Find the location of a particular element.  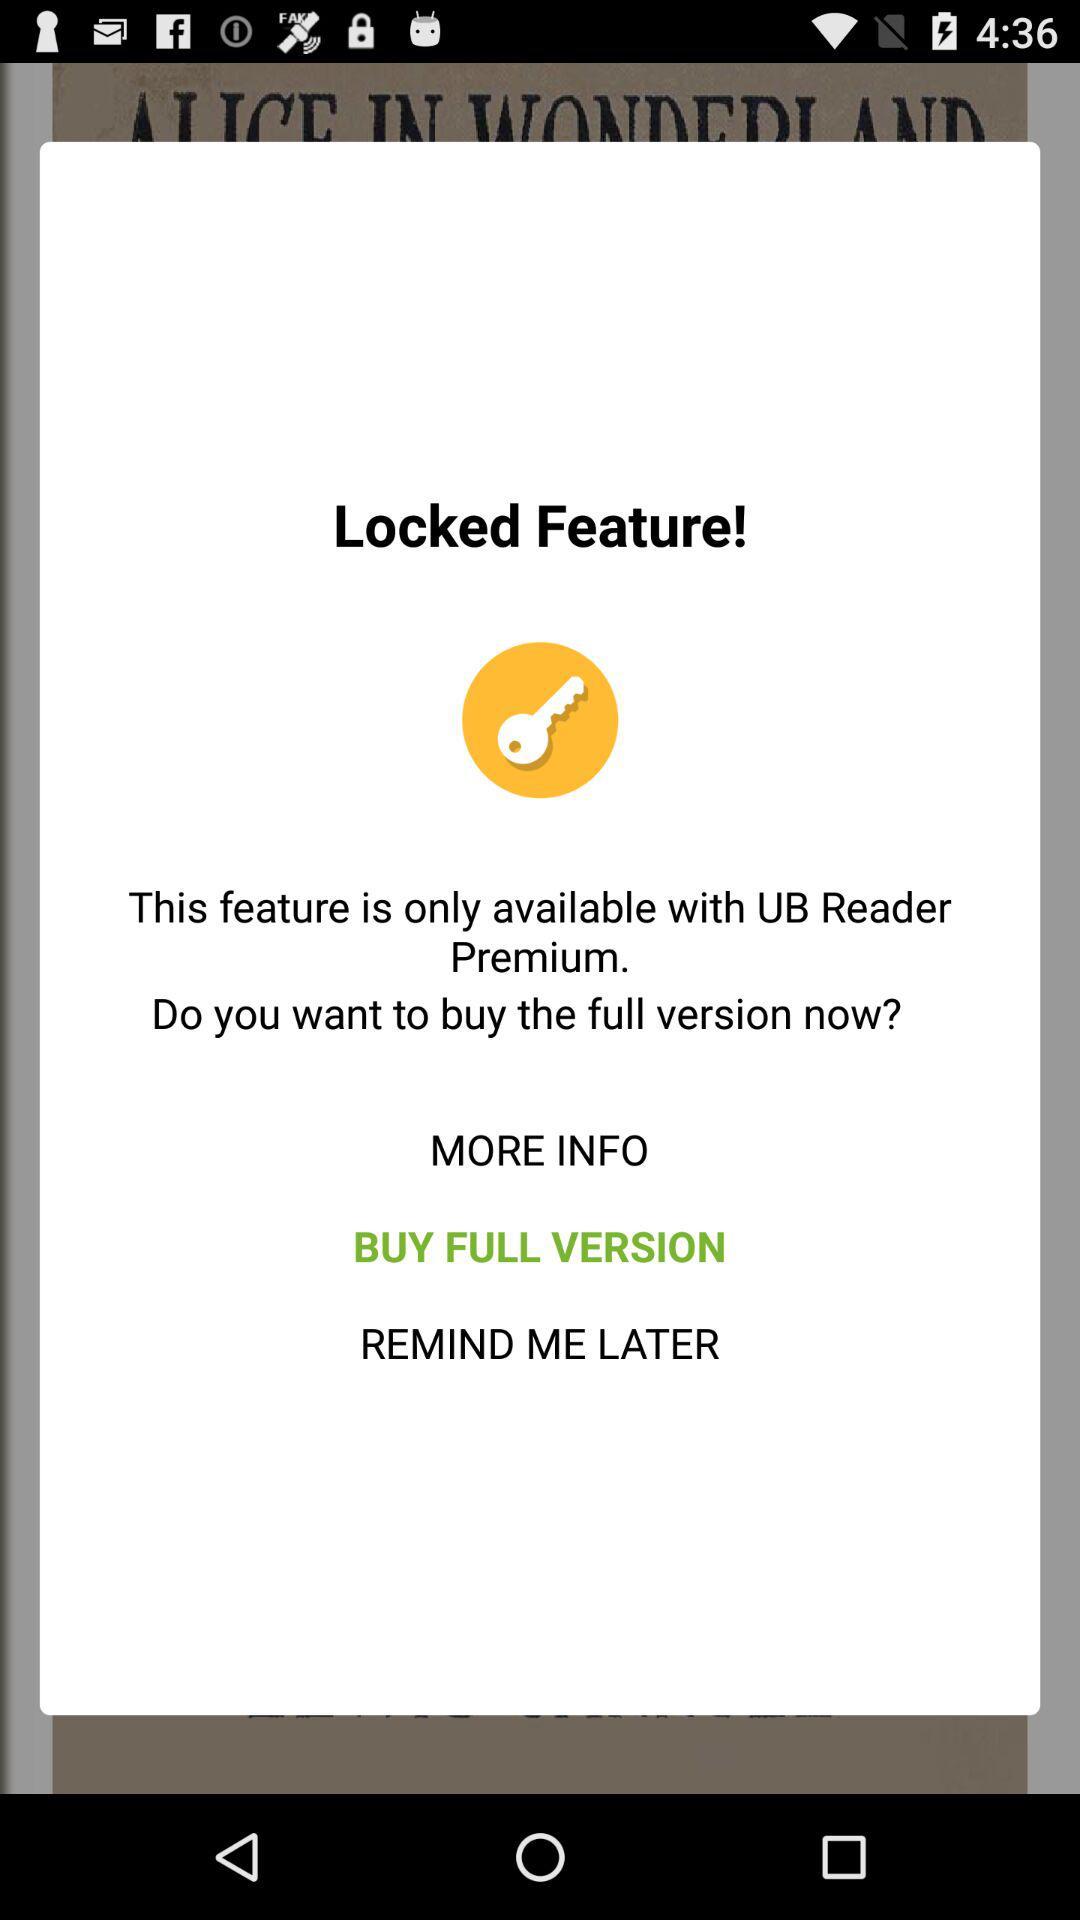

the remind me later item is located at coordinates (538, 1342).